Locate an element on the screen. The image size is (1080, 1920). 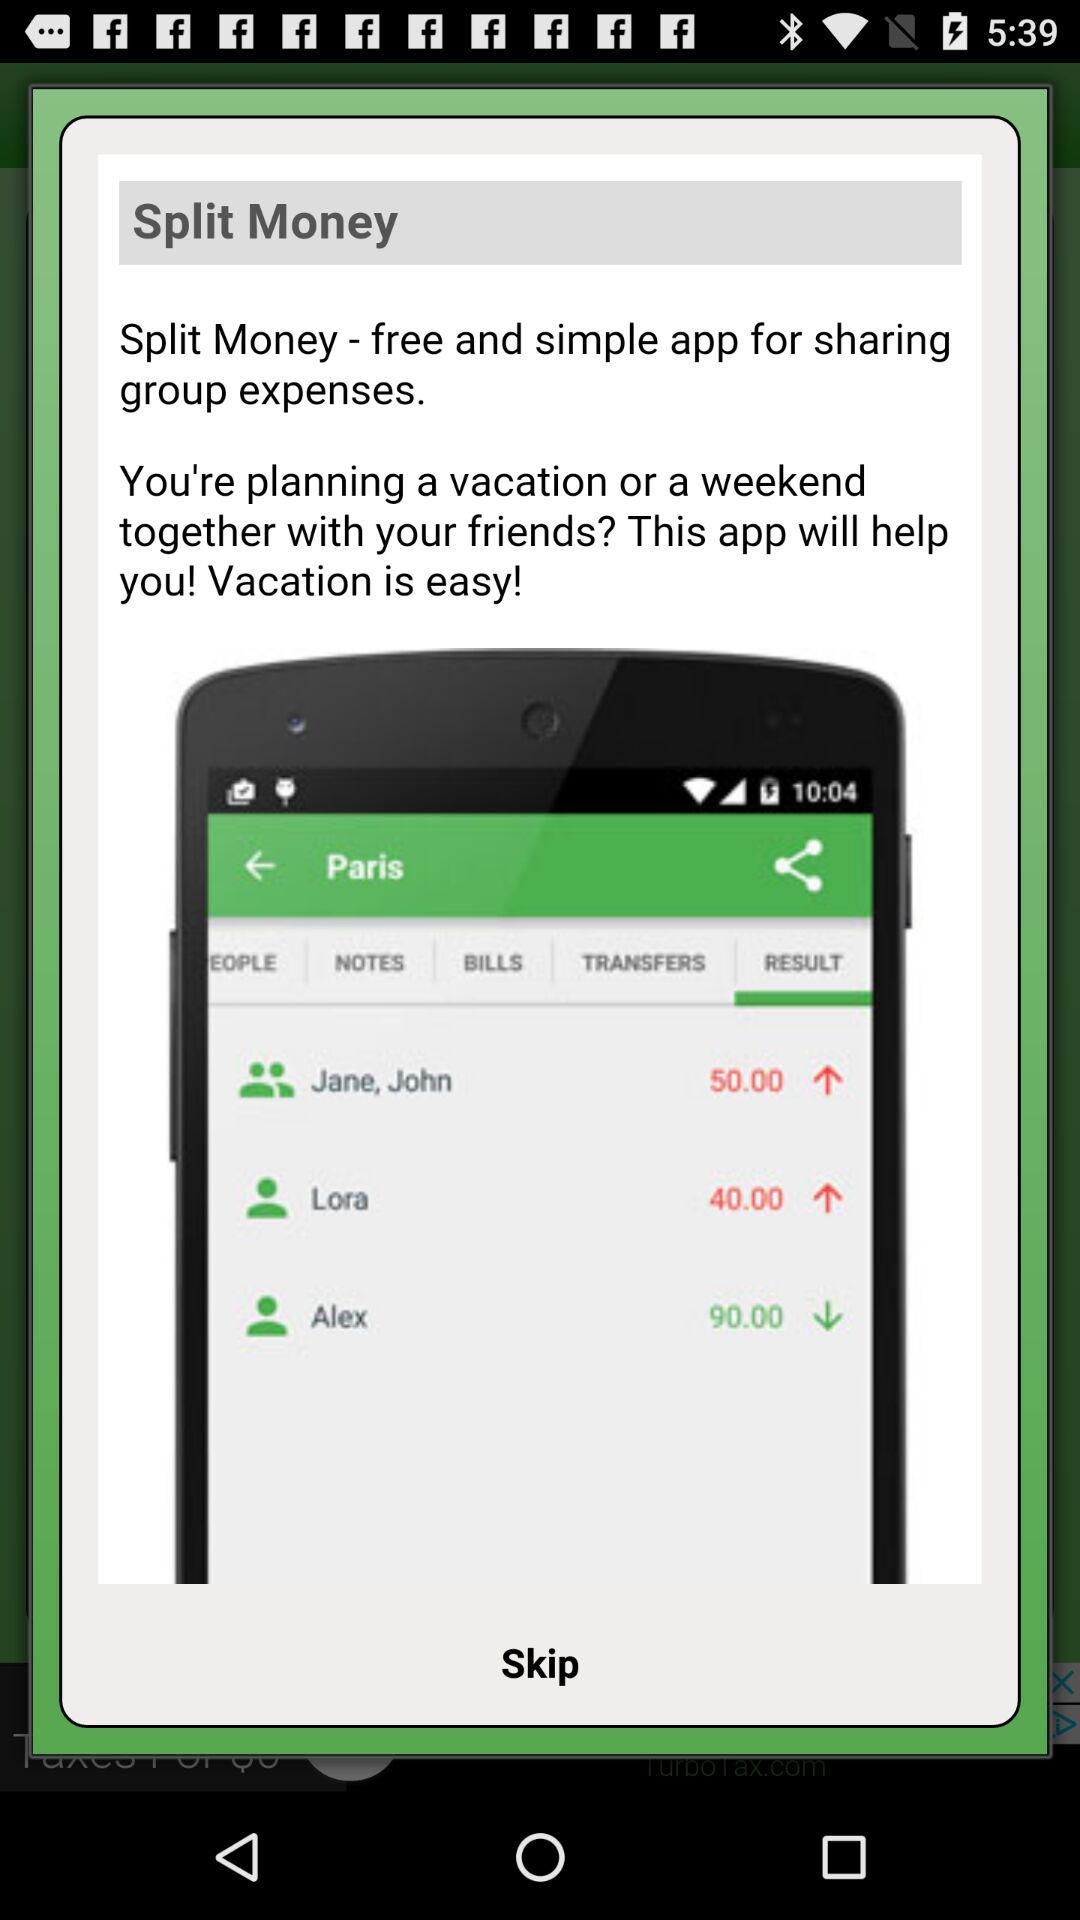
advertisement page is located at coordinates (540, 869).